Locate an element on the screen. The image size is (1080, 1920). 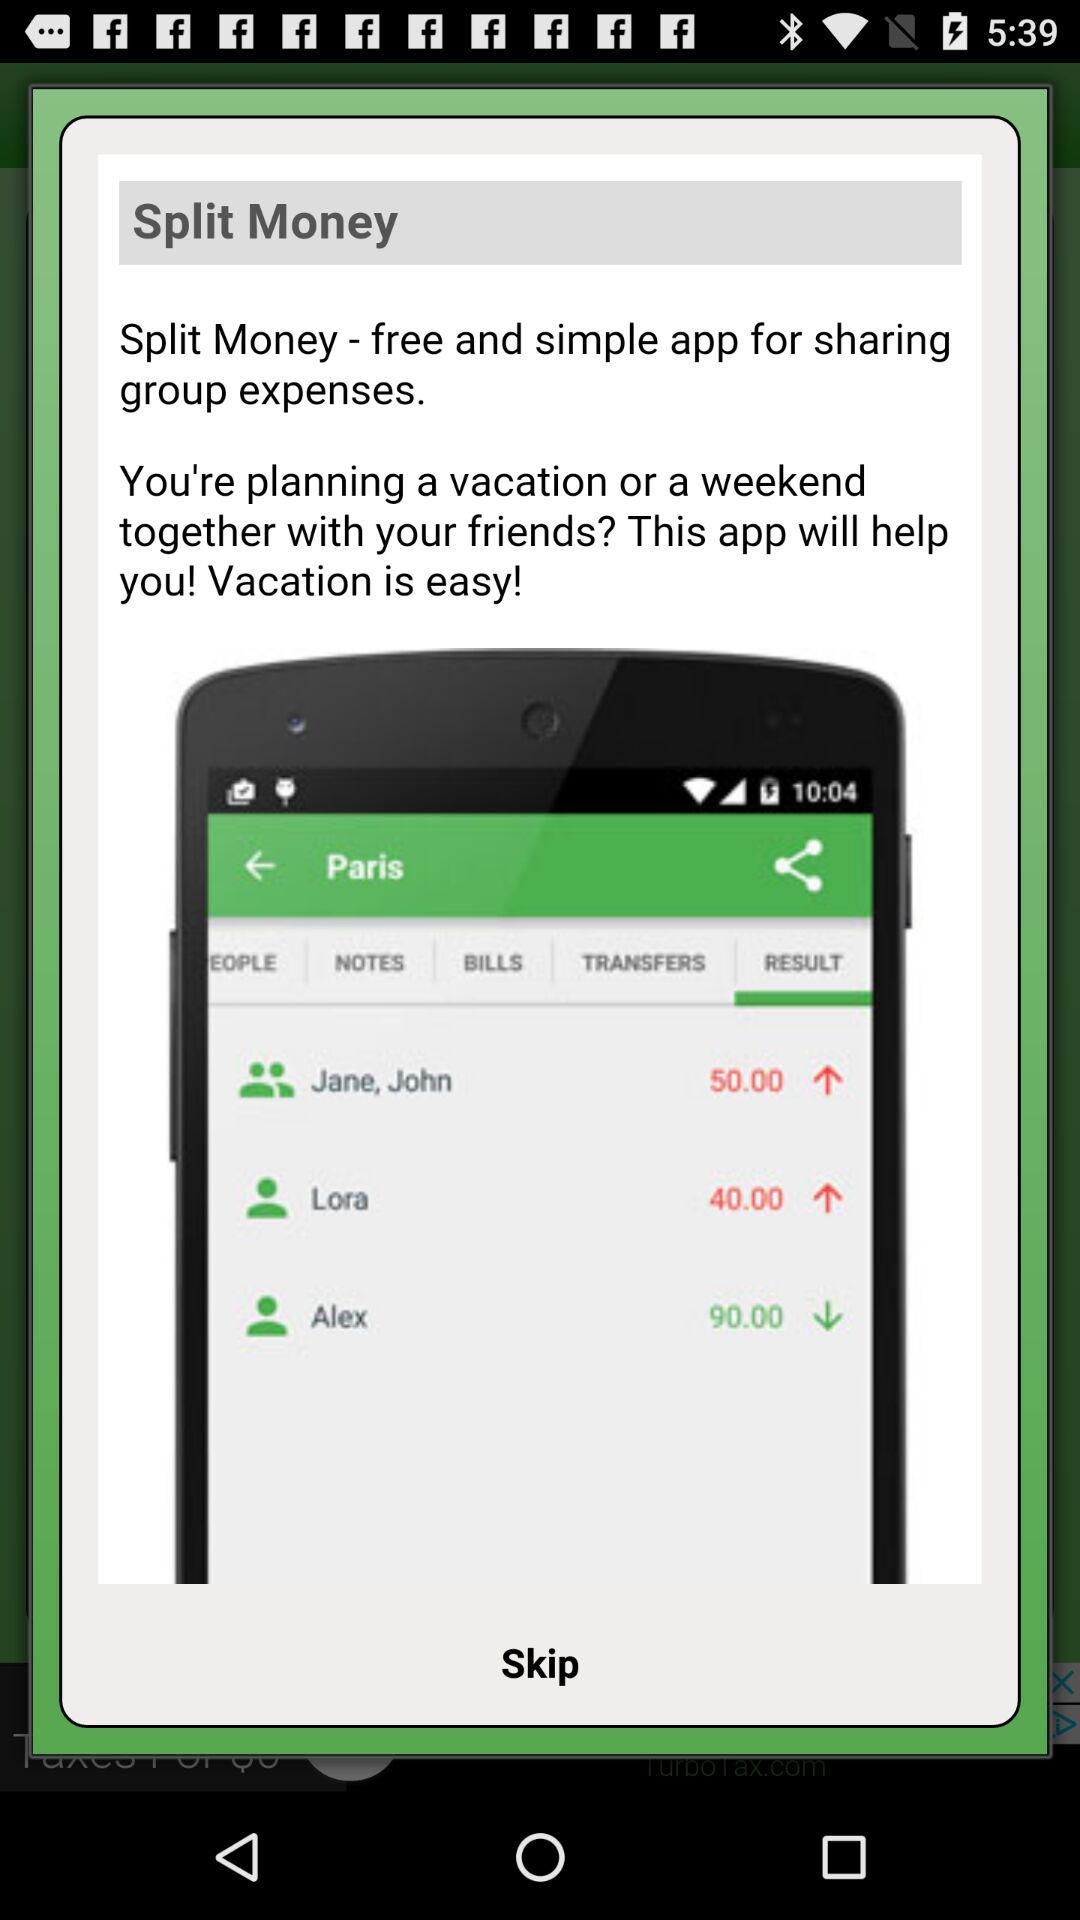
advertisement page is located at coordinates (540, 869).